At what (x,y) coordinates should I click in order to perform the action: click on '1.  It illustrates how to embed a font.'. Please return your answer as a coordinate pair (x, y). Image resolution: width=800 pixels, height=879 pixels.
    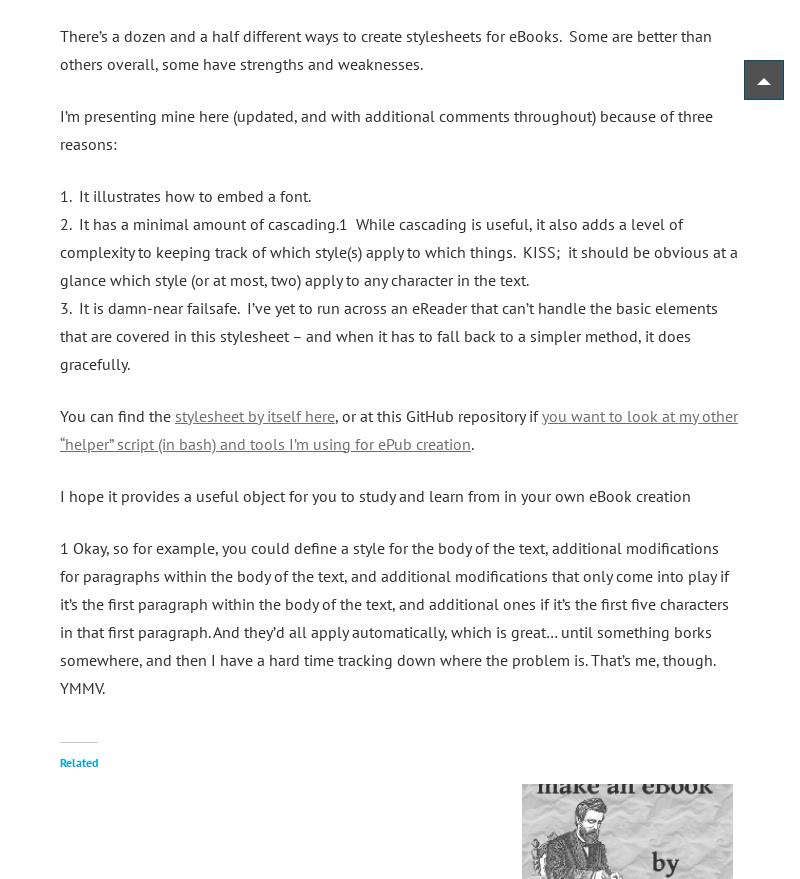
    Looking at the image, I should click on (184, 193).